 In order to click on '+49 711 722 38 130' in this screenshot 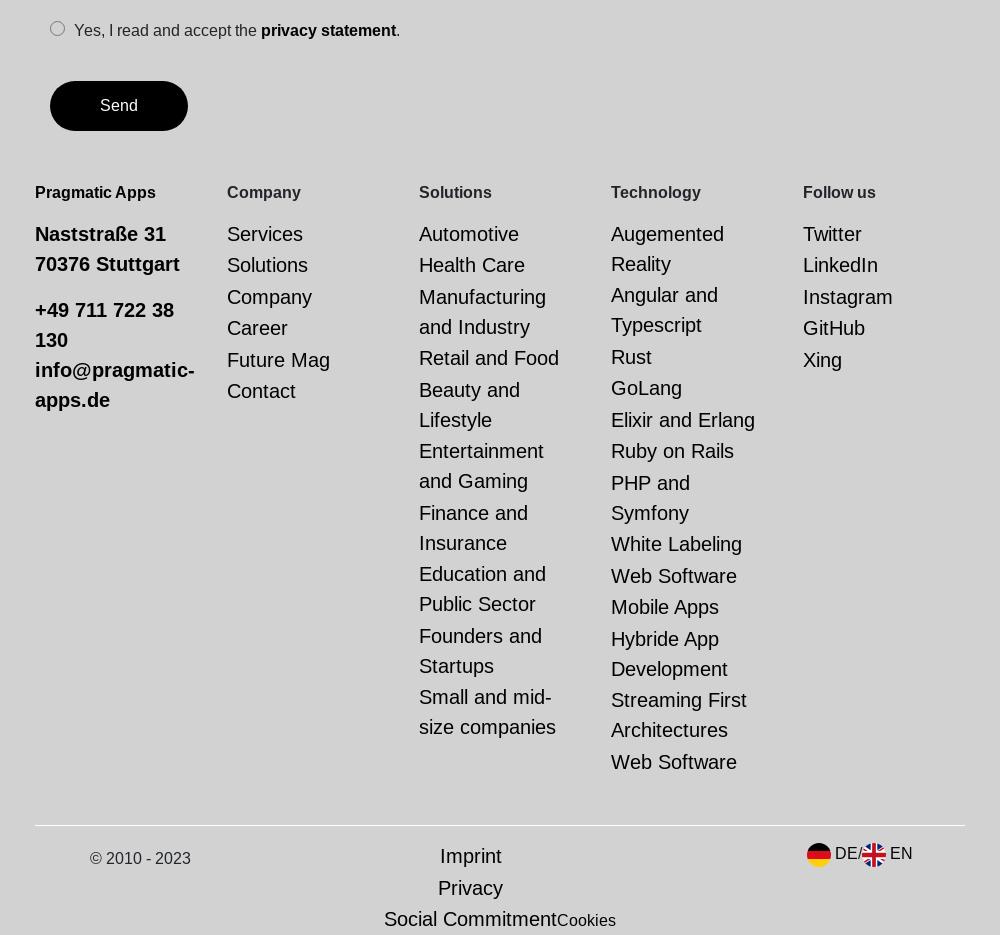, I will do `click(103, 324)`.